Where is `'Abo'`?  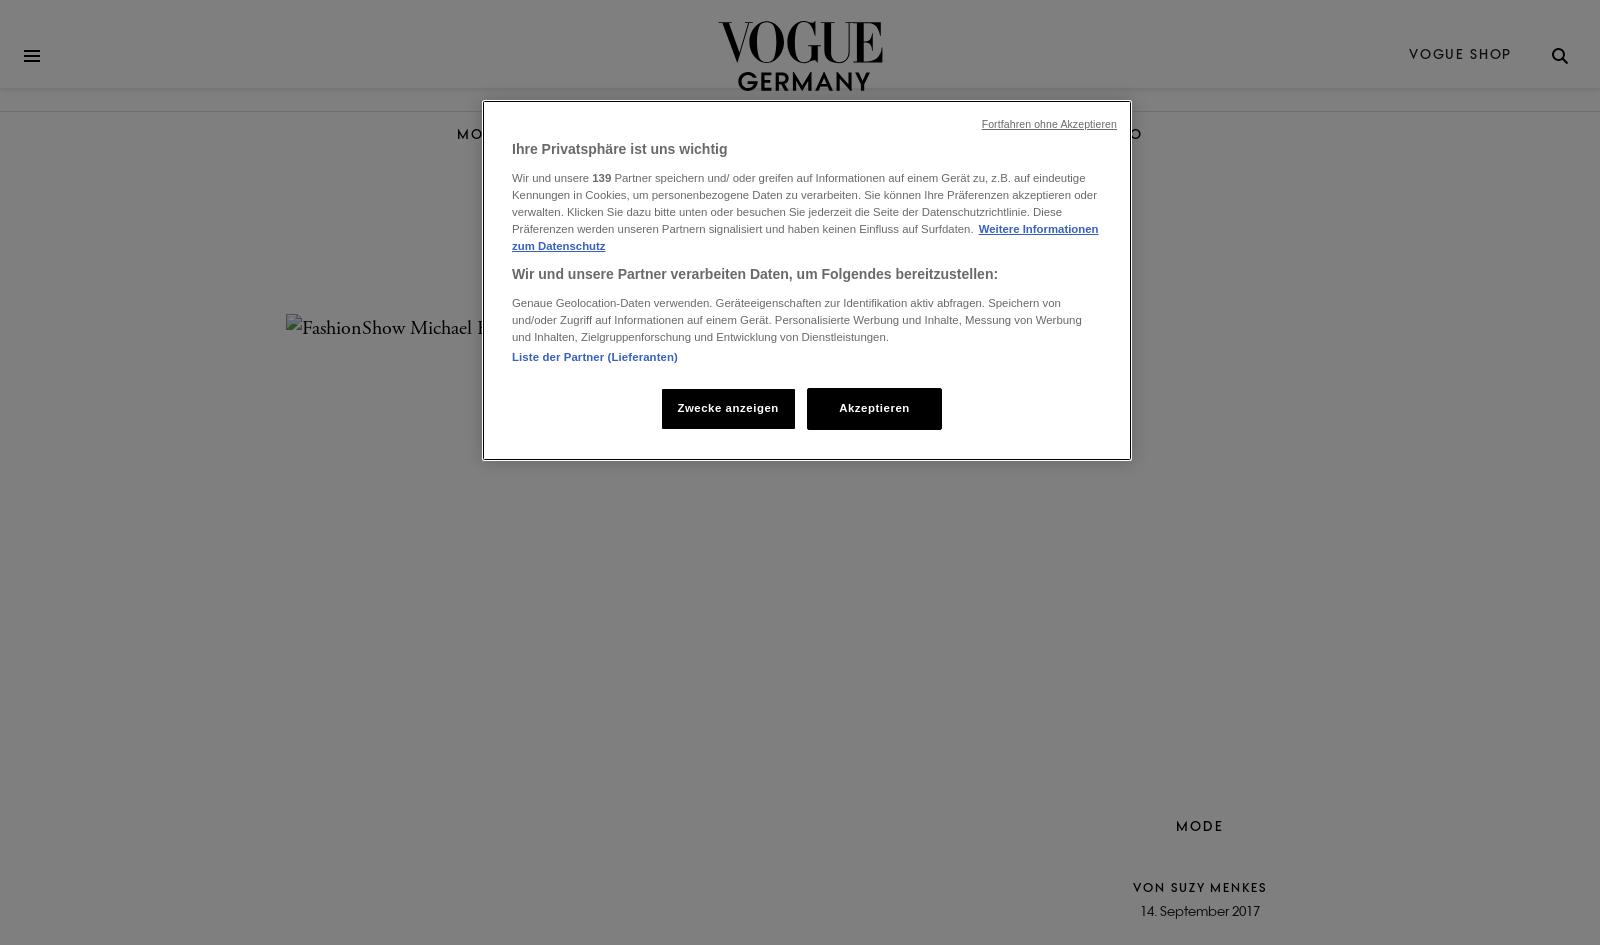
'Abo' is located at coordinates (1124, 133).